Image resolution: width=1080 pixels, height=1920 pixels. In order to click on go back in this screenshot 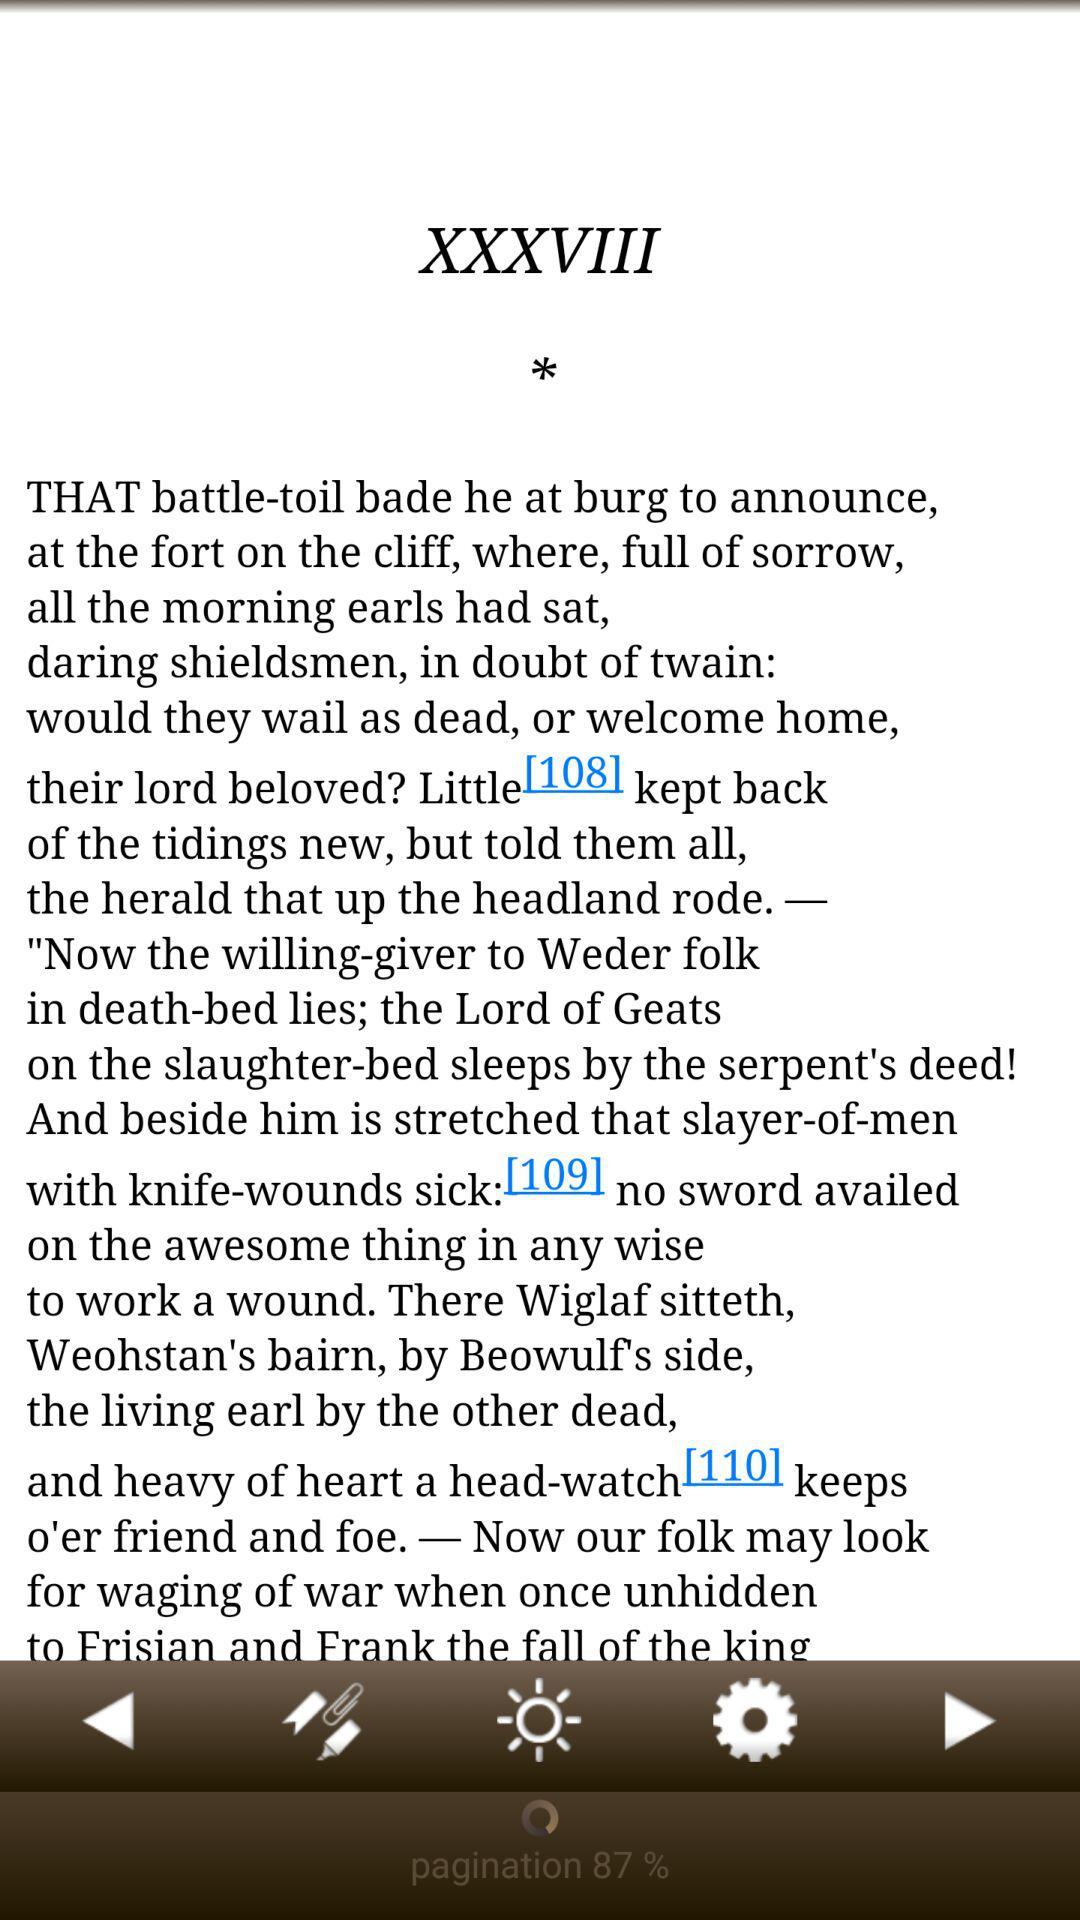, I will do `click(108, 1725)`.